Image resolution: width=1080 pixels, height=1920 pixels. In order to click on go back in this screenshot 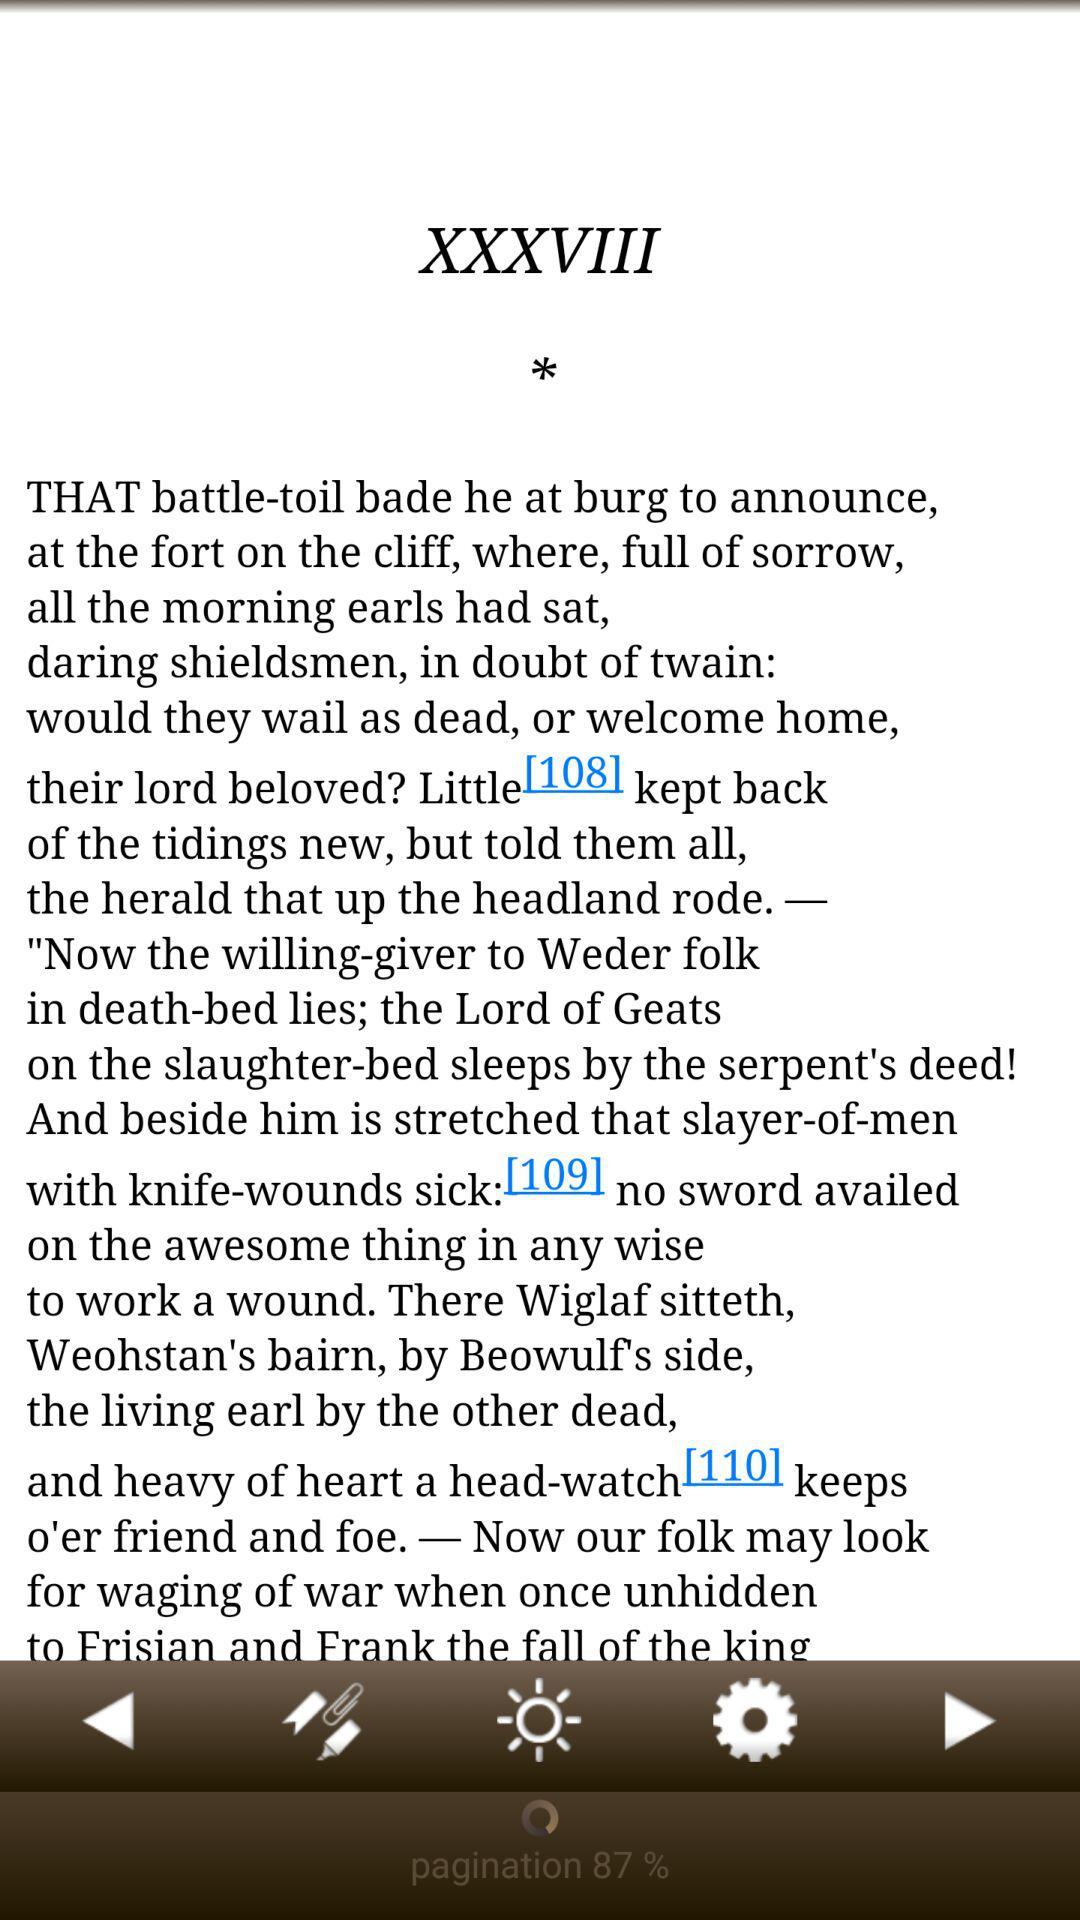, I will do `click(108, 1725)`.